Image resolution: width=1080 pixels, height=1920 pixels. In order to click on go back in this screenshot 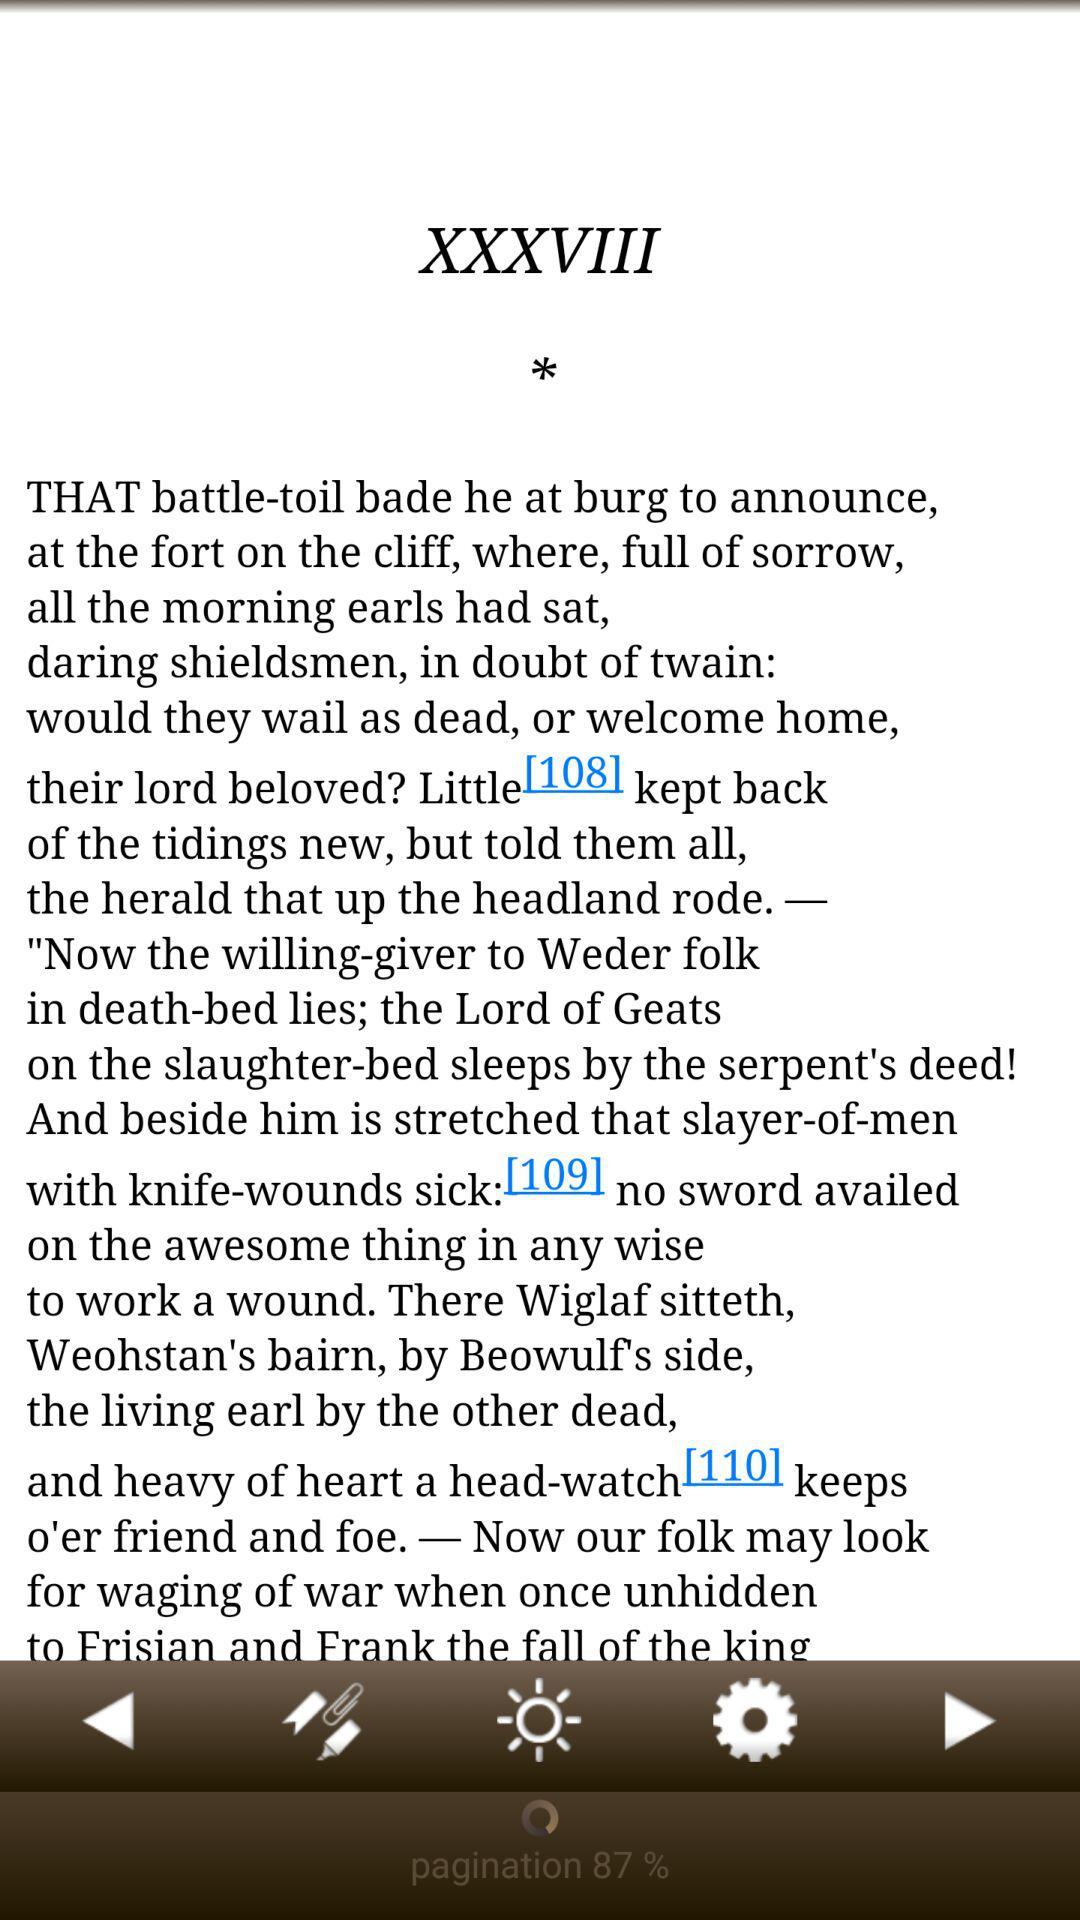, I will do `click(108, 1725)`.